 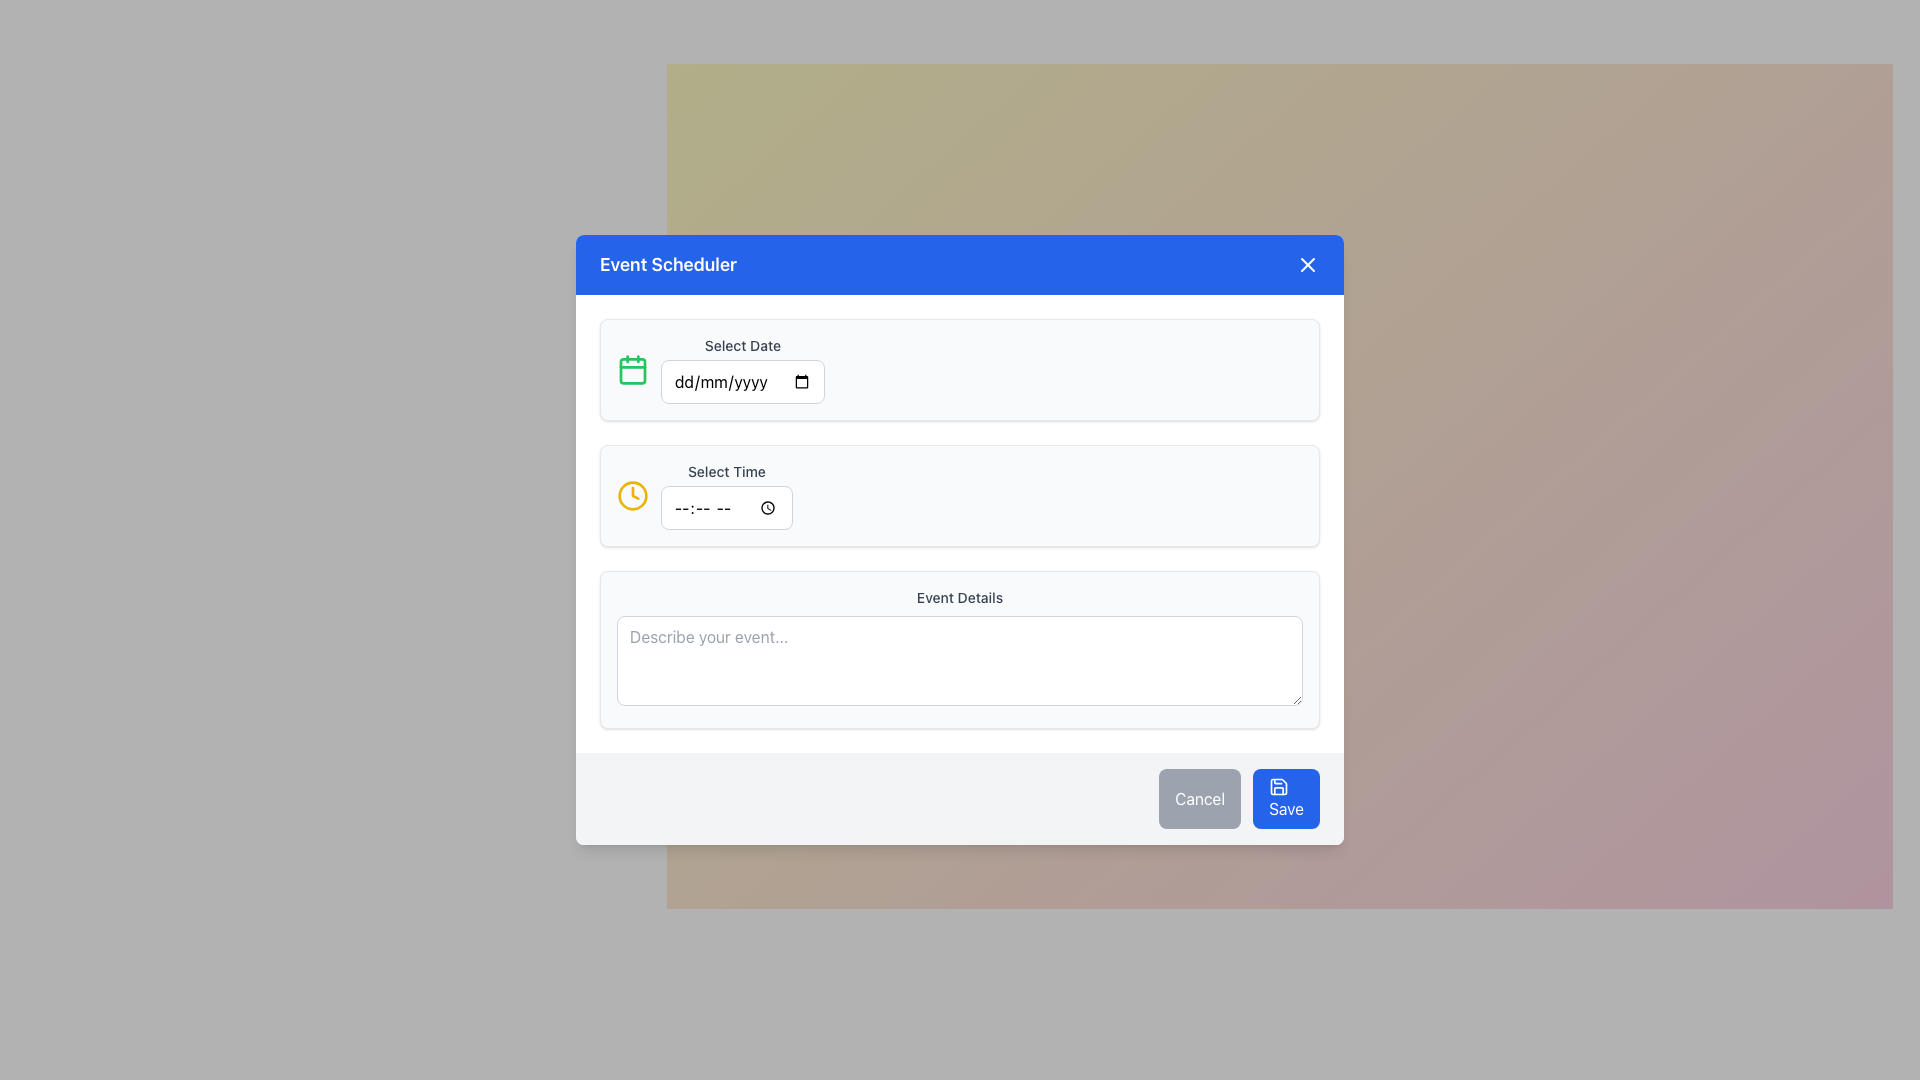 I want to click on properties of the rectangular graphical component with a green border located within the calendar icon next to the 'Select Date' label in the 'Event Scheduler' modal popup, so click(x=632, y=370).